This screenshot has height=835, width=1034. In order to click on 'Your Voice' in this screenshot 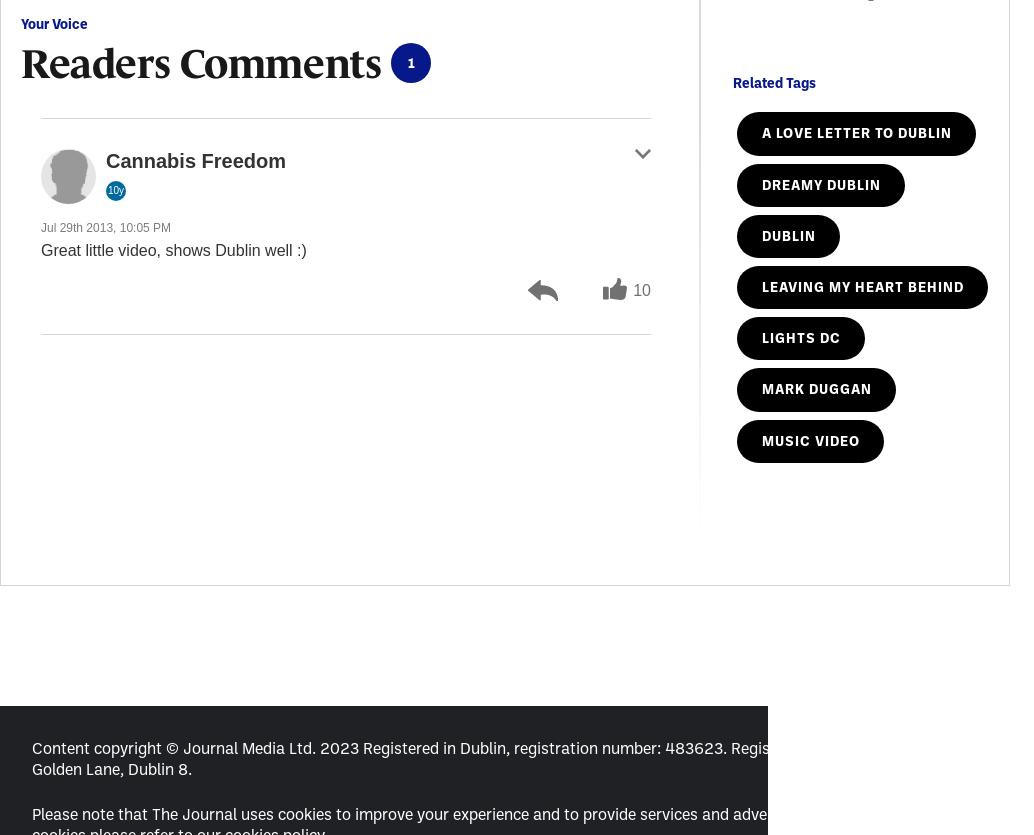, I will do `click(54, 23)`.